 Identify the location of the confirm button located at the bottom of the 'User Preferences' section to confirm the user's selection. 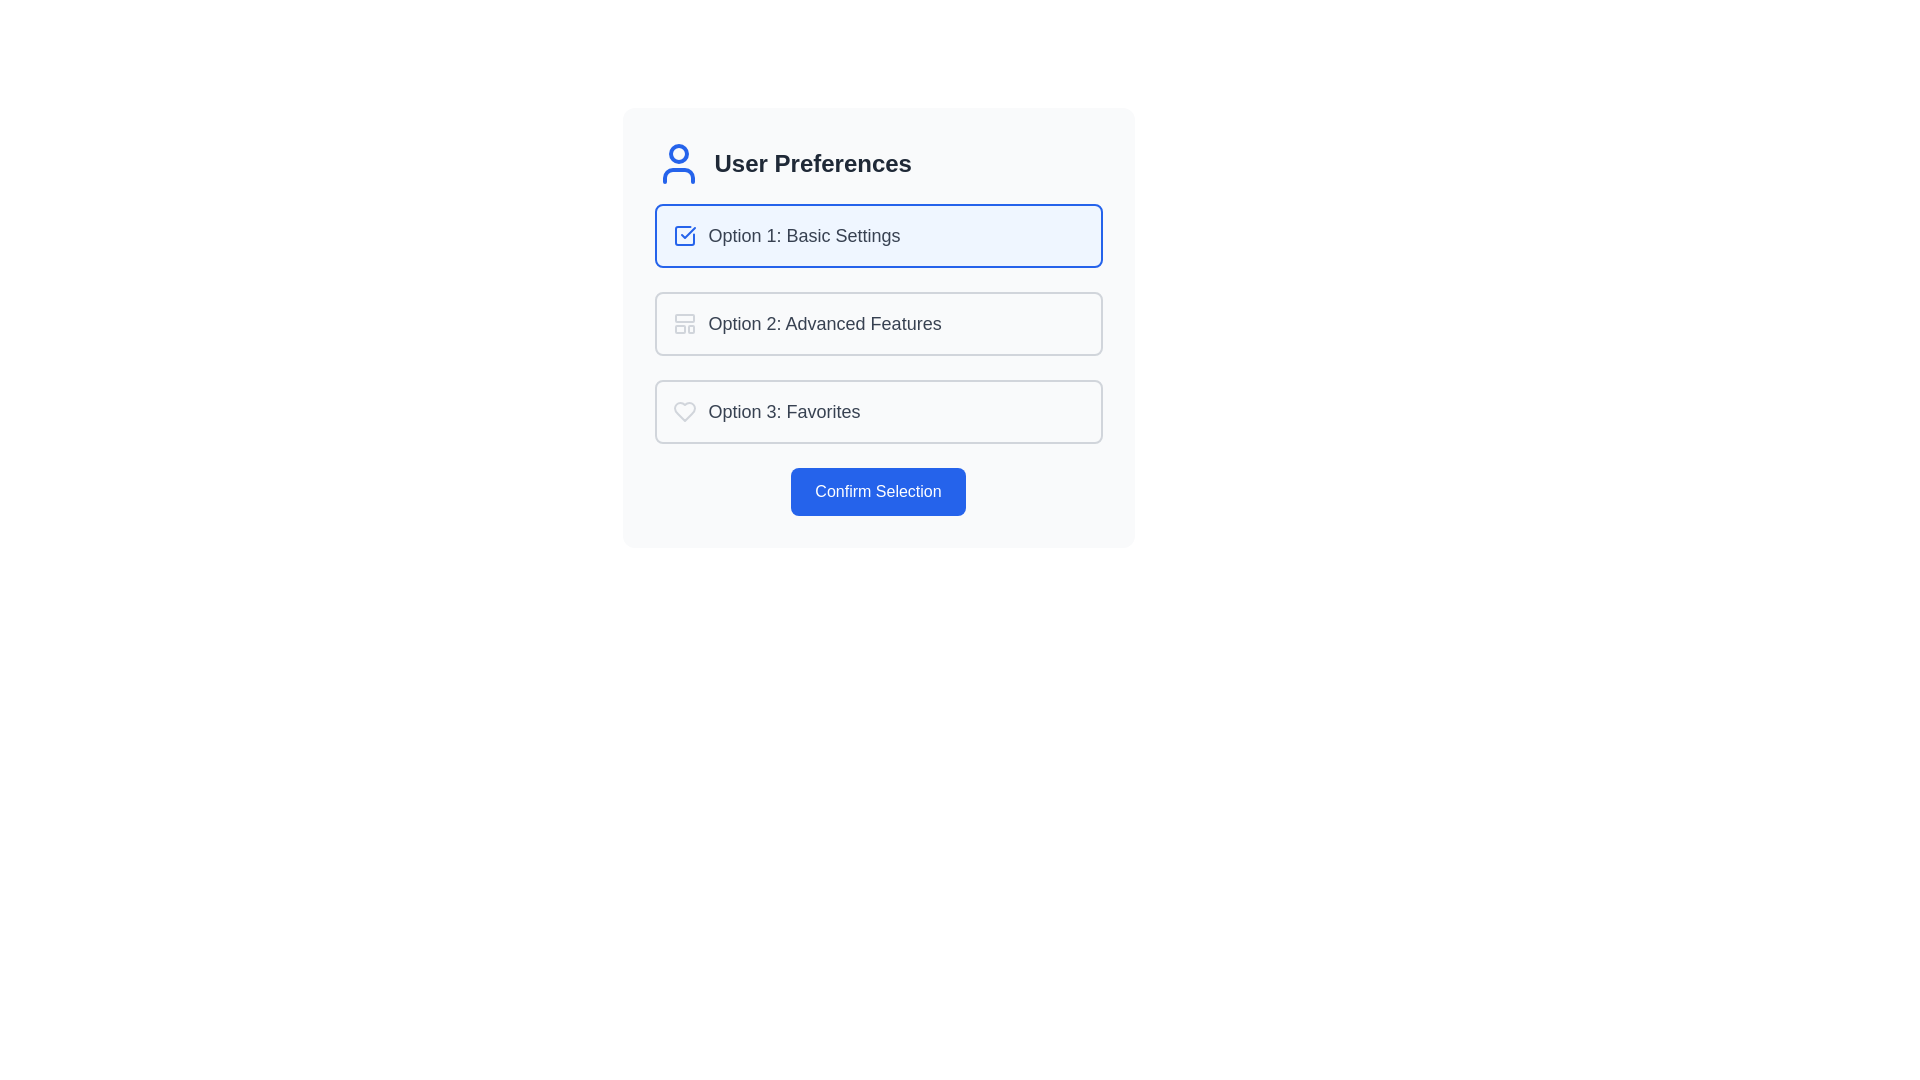
(878, 492).